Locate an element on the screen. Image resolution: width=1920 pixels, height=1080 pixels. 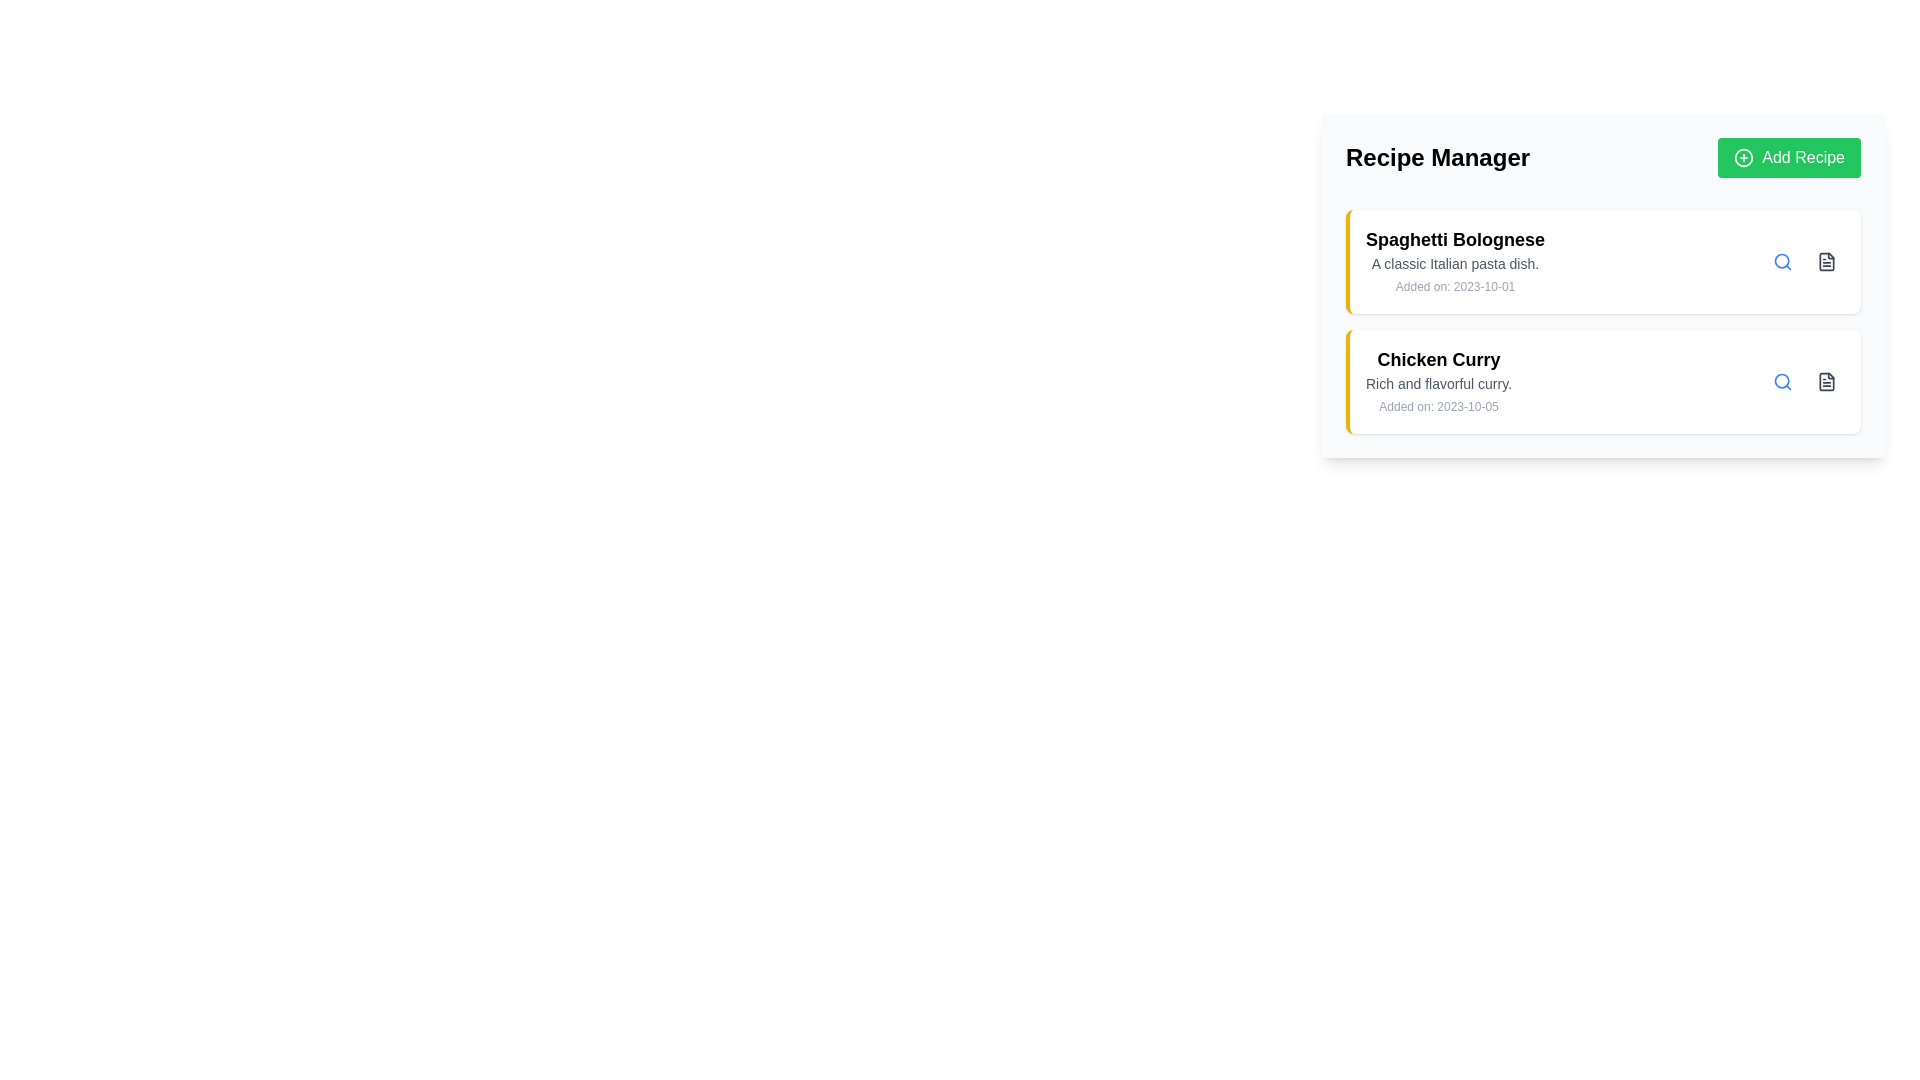
the circular SVG graphic element representing the search icon located in the top-right section of the 'Chicken Curry' recipe entry is located at coordinates (1782, 260).